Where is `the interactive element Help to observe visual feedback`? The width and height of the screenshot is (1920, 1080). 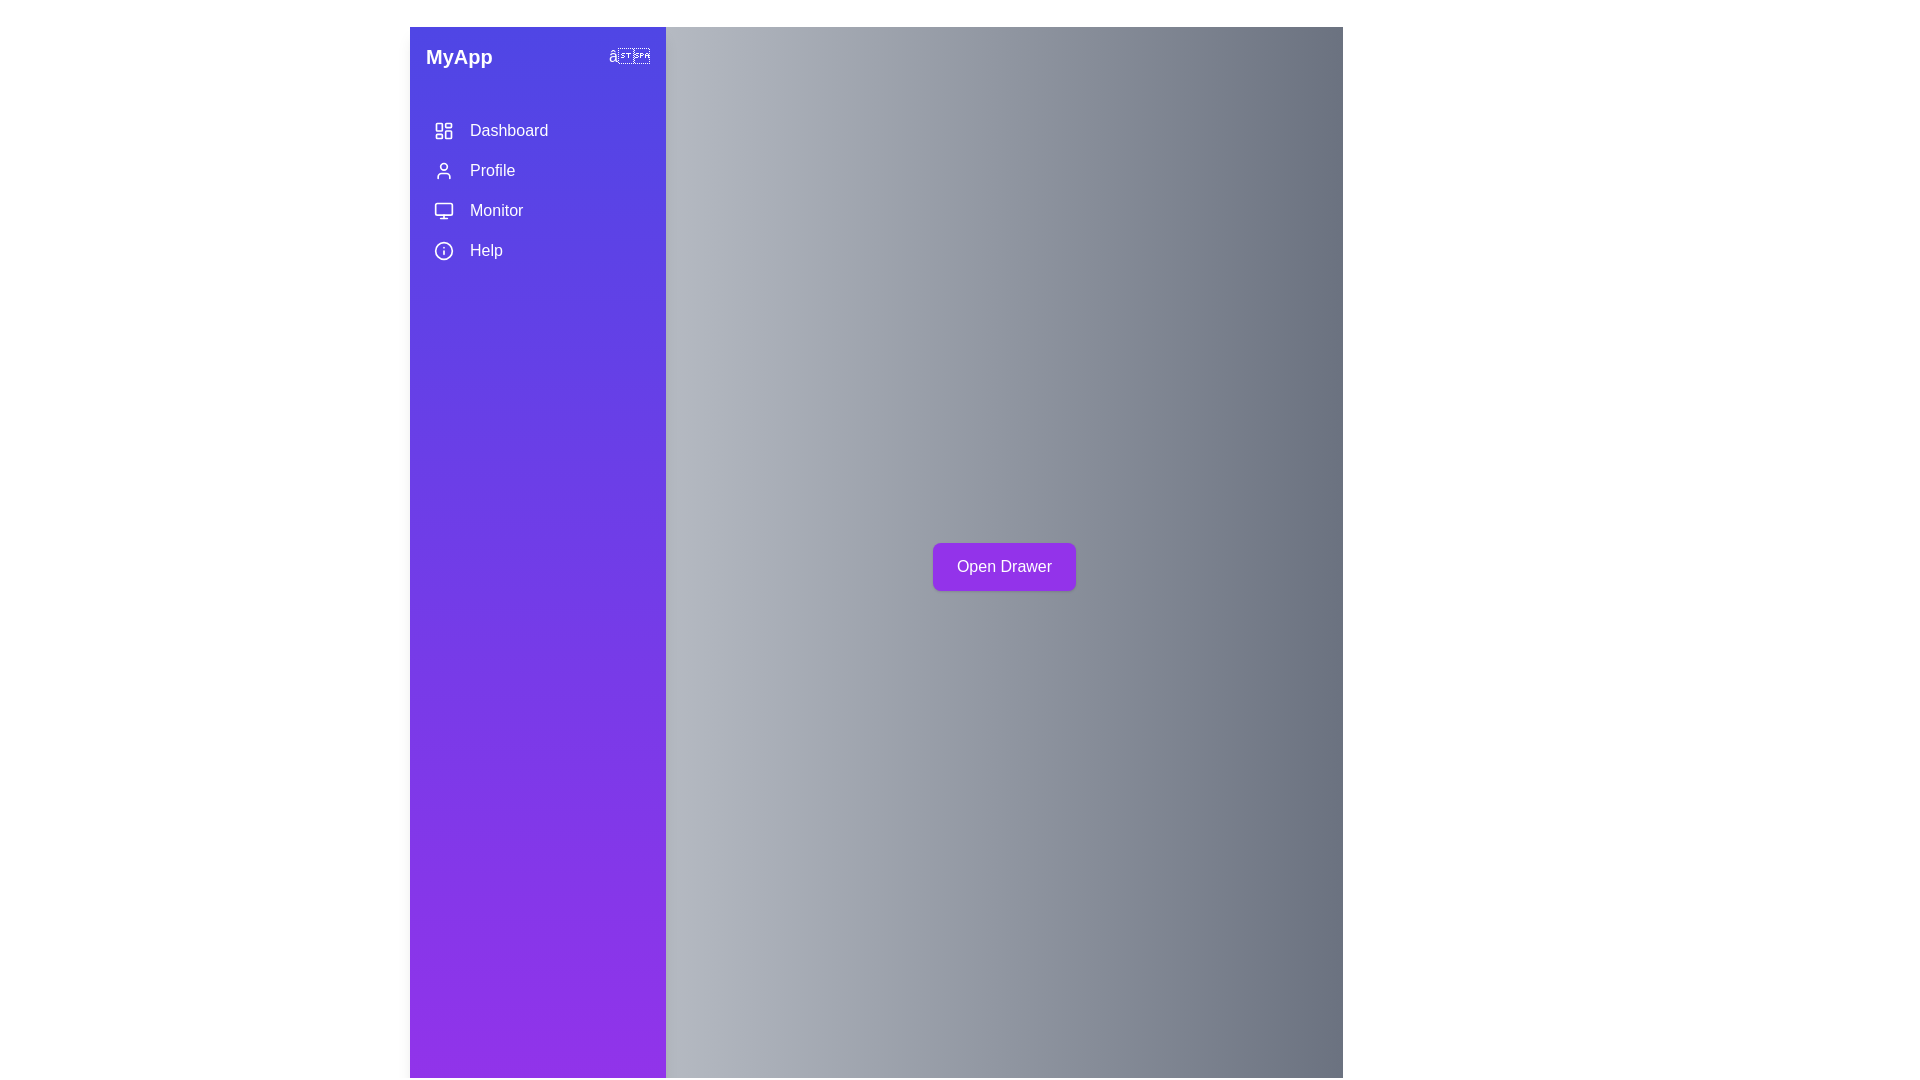 the interactive element Help to observe visual feedback is located at coordinates (537, 249).